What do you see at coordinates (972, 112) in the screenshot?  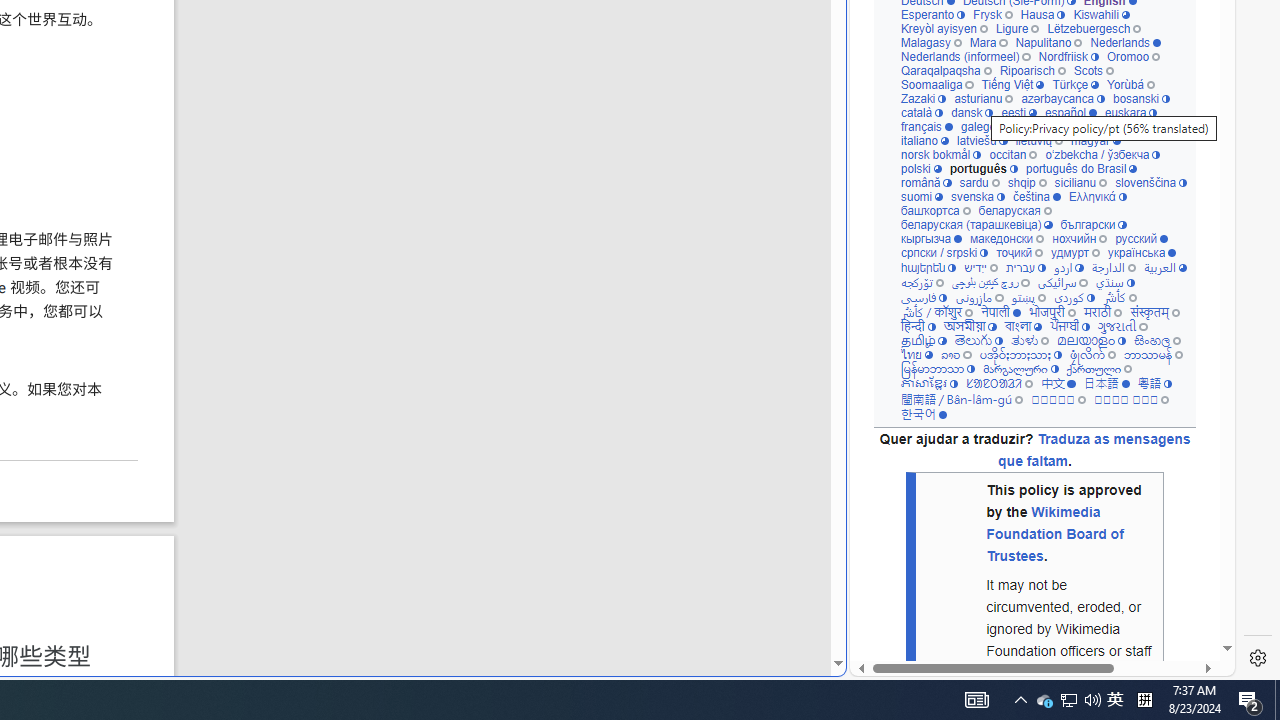 I see `'dansk'` at bounding box center [972, 112].